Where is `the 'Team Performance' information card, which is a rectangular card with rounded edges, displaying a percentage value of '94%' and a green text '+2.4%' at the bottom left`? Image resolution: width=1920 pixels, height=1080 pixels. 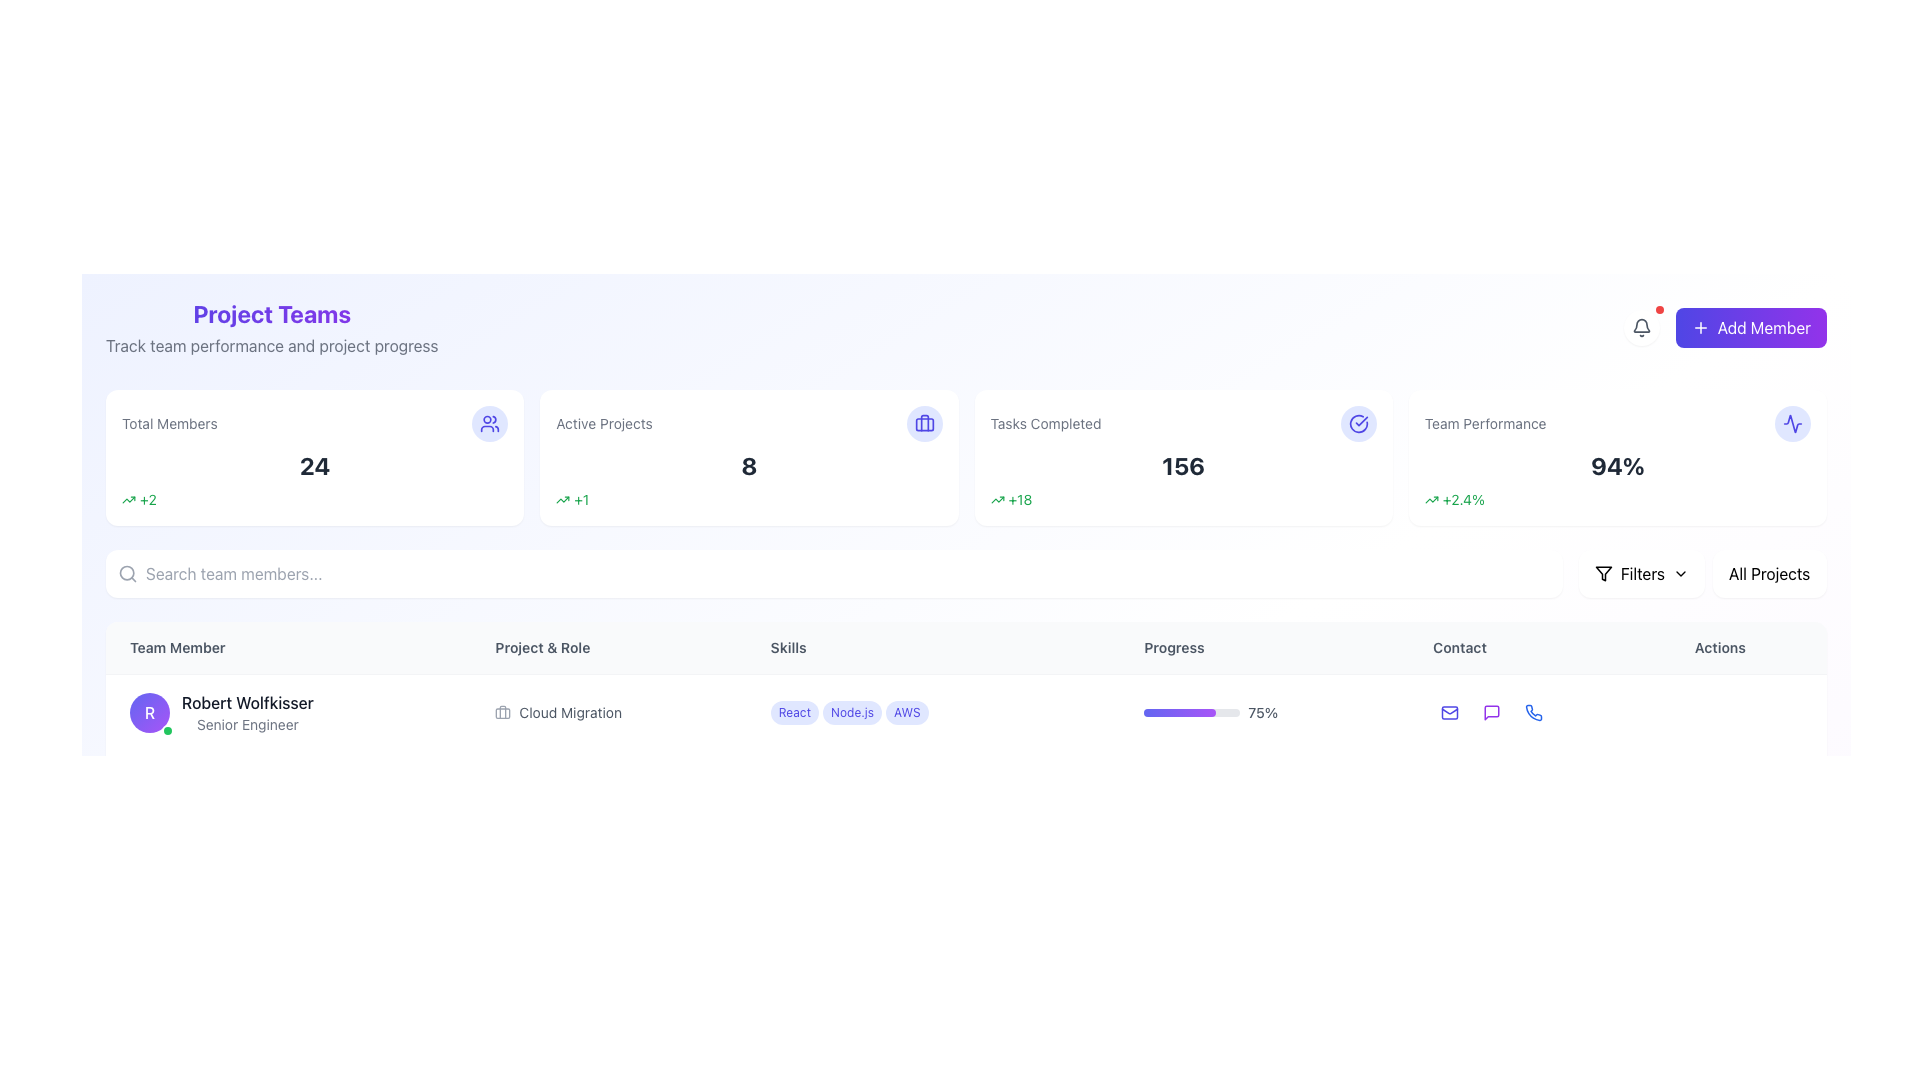
the 'Team Performance' information card, which is a rectangular card with rounded edges, displaying a percentage value of '94%' and a green text '+2.4%' at the bottom left is located at coordinates (1617, 458).